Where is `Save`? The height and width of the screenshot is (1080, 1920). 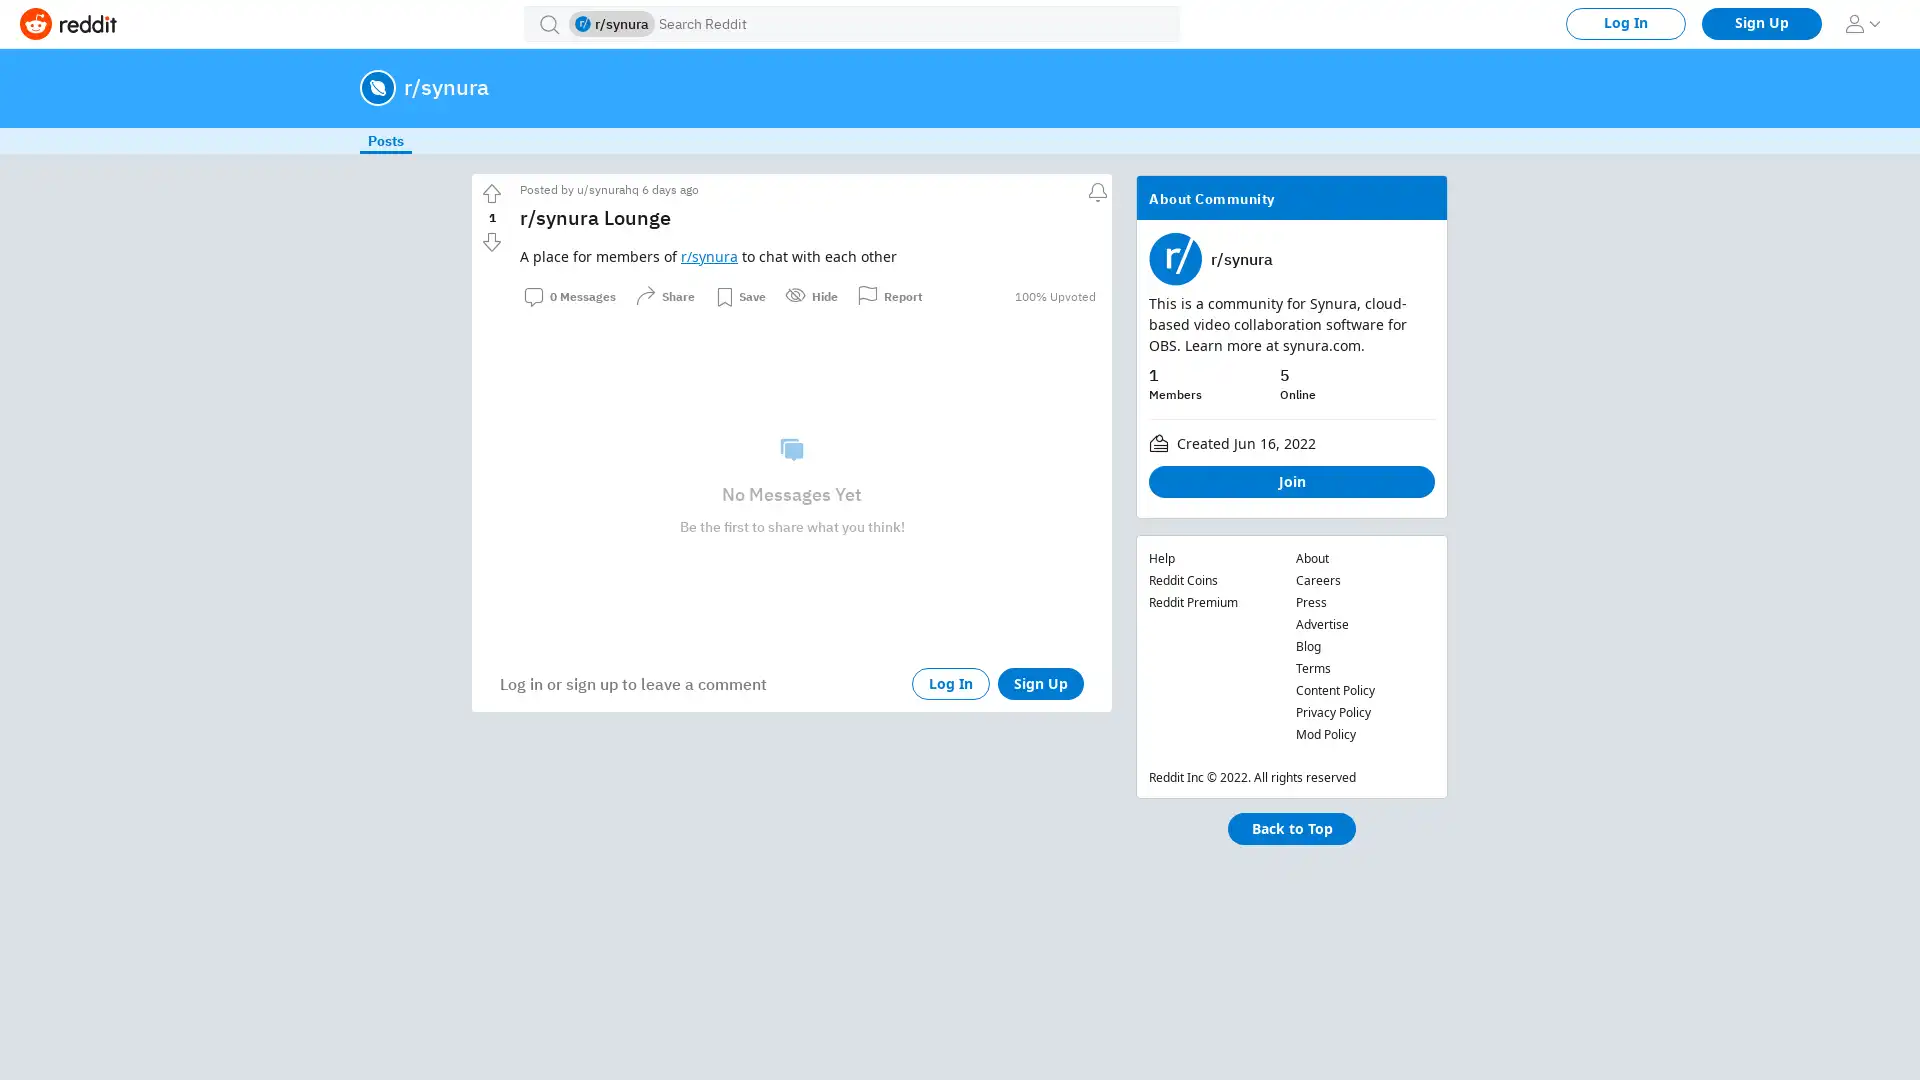
Save is located at coordinates (739, 296).